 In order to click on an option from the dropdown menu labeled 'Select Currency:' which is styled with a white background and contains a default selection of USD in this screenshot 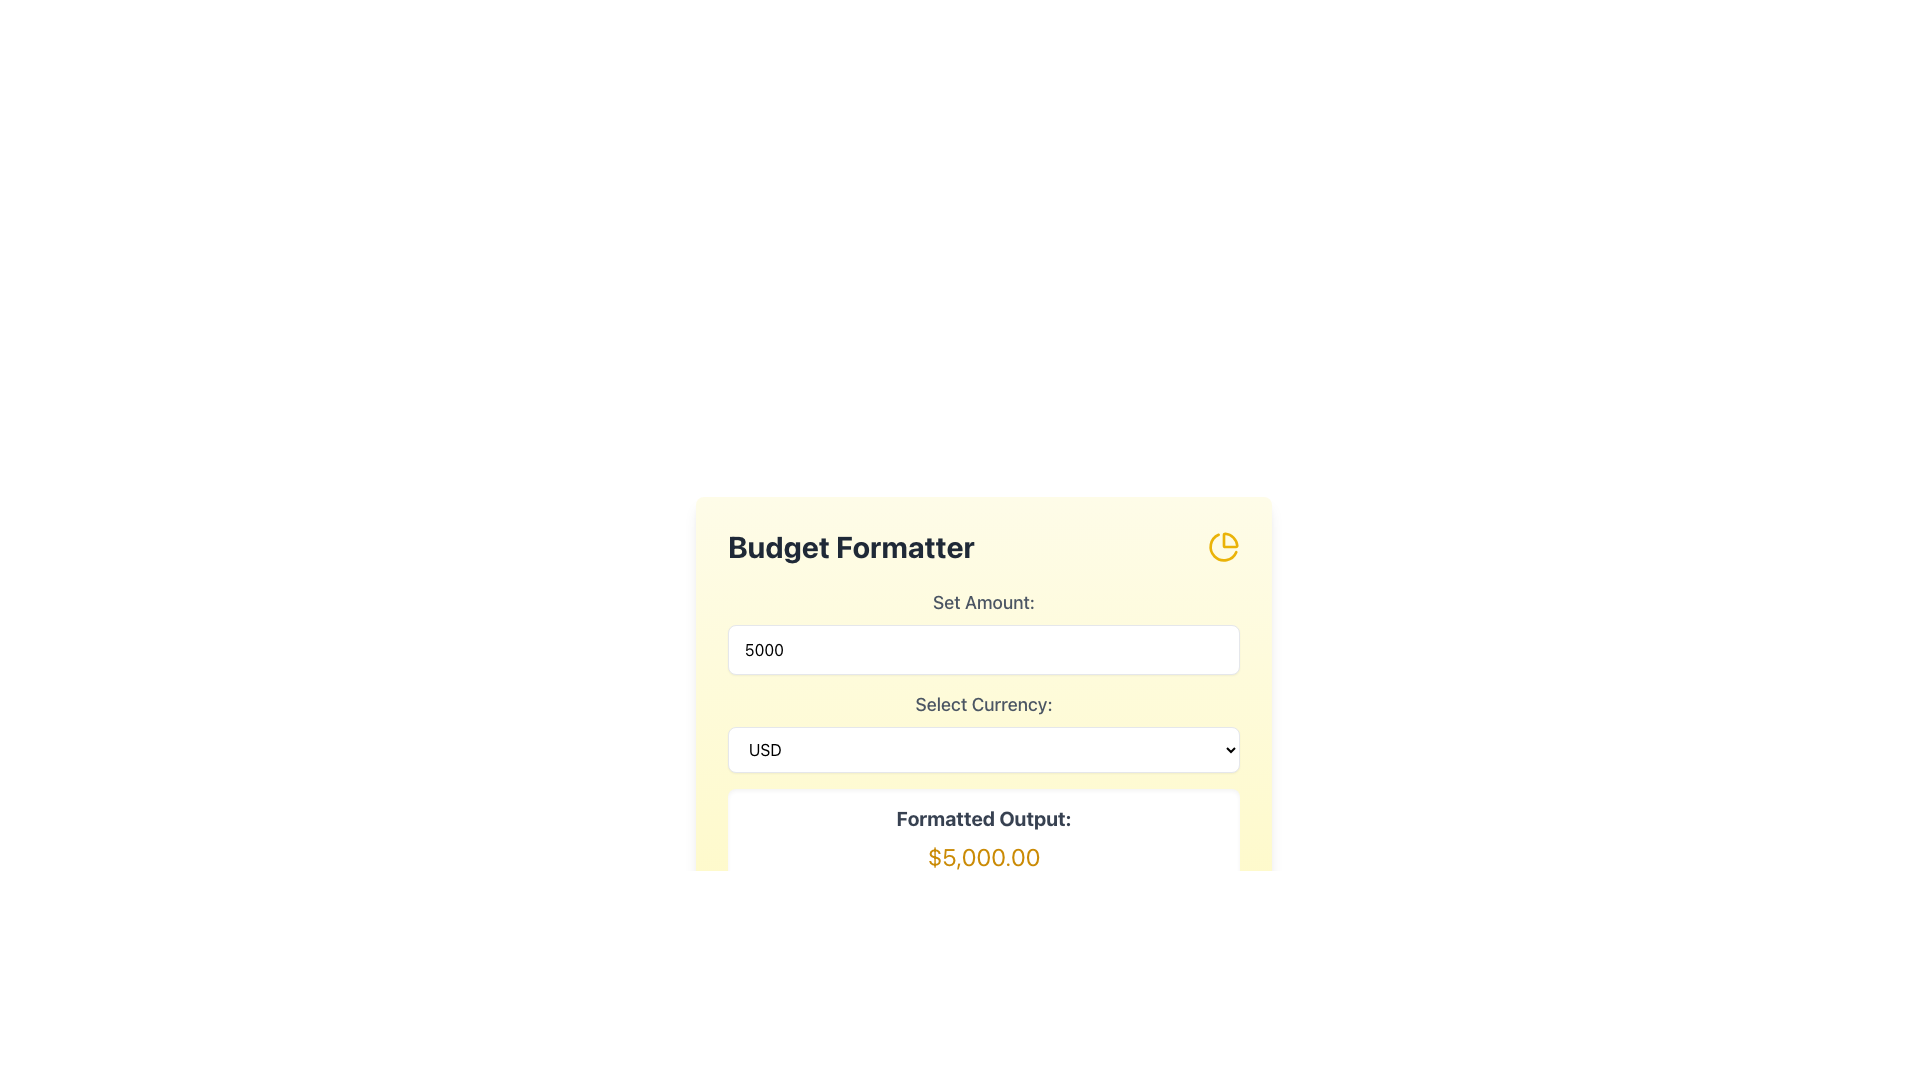, I will do `click(983, 732)`.